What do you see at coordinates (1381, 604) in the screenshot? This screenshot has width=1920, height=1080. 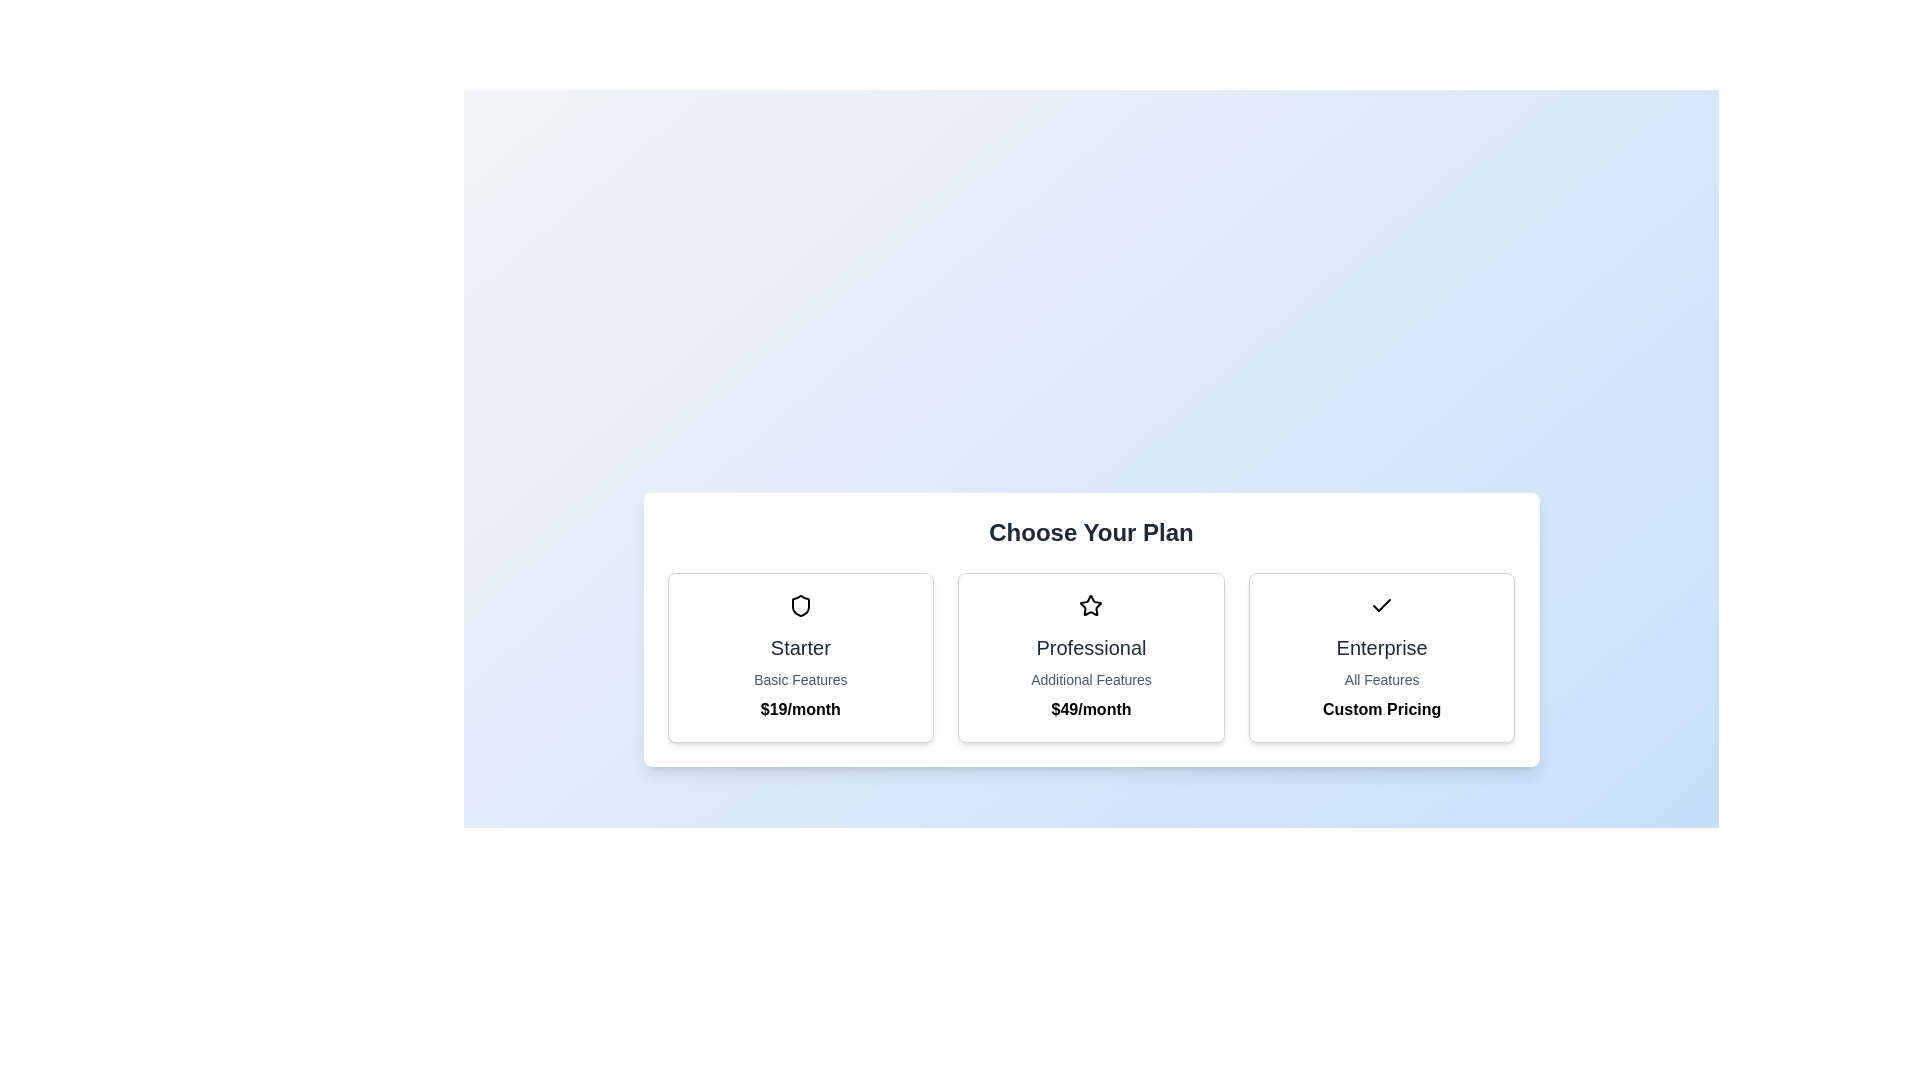 I see `the confirmation icon for the 'Enterprise' plan, which is located in the center of the third card labeled 'Enterprise'` at bounding box center [1381, 604].